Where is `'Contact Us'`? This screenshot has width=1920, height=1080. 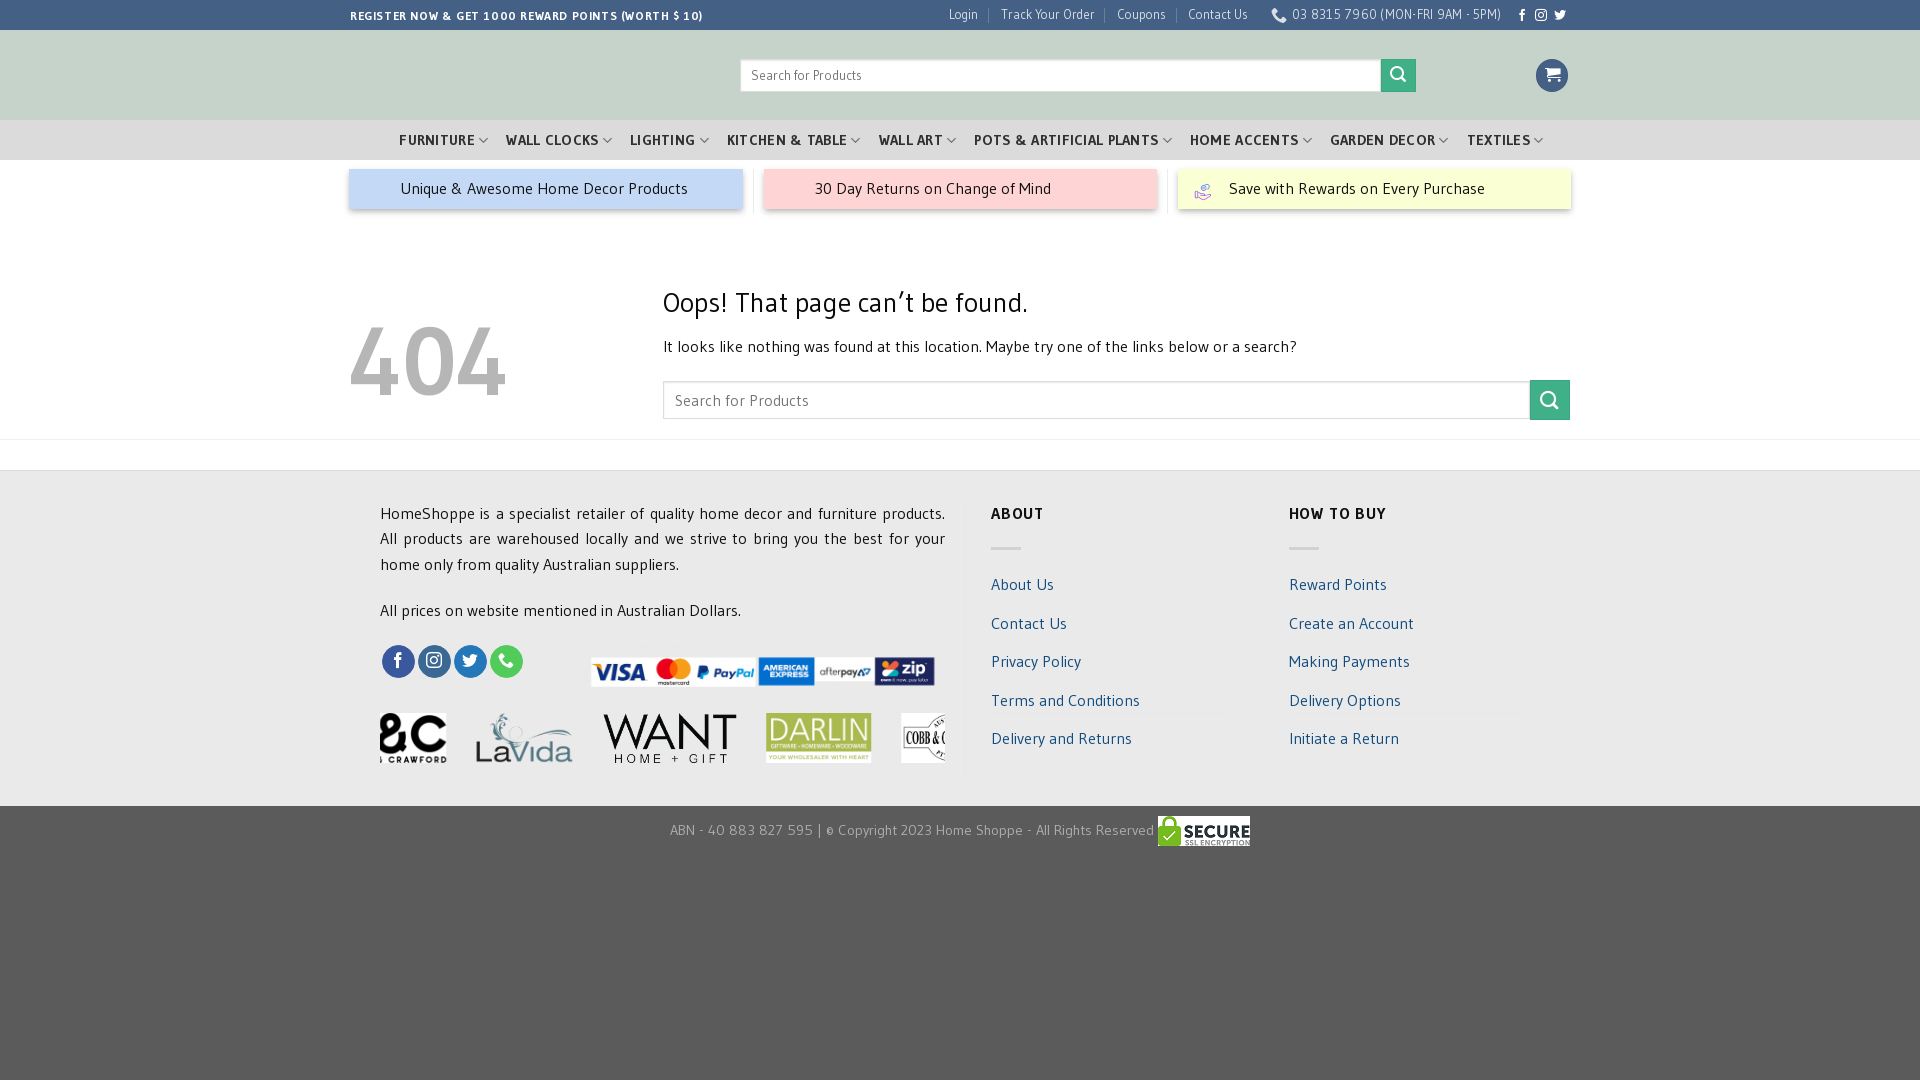 'Contact Us' is located at coordinates (1209, 15).